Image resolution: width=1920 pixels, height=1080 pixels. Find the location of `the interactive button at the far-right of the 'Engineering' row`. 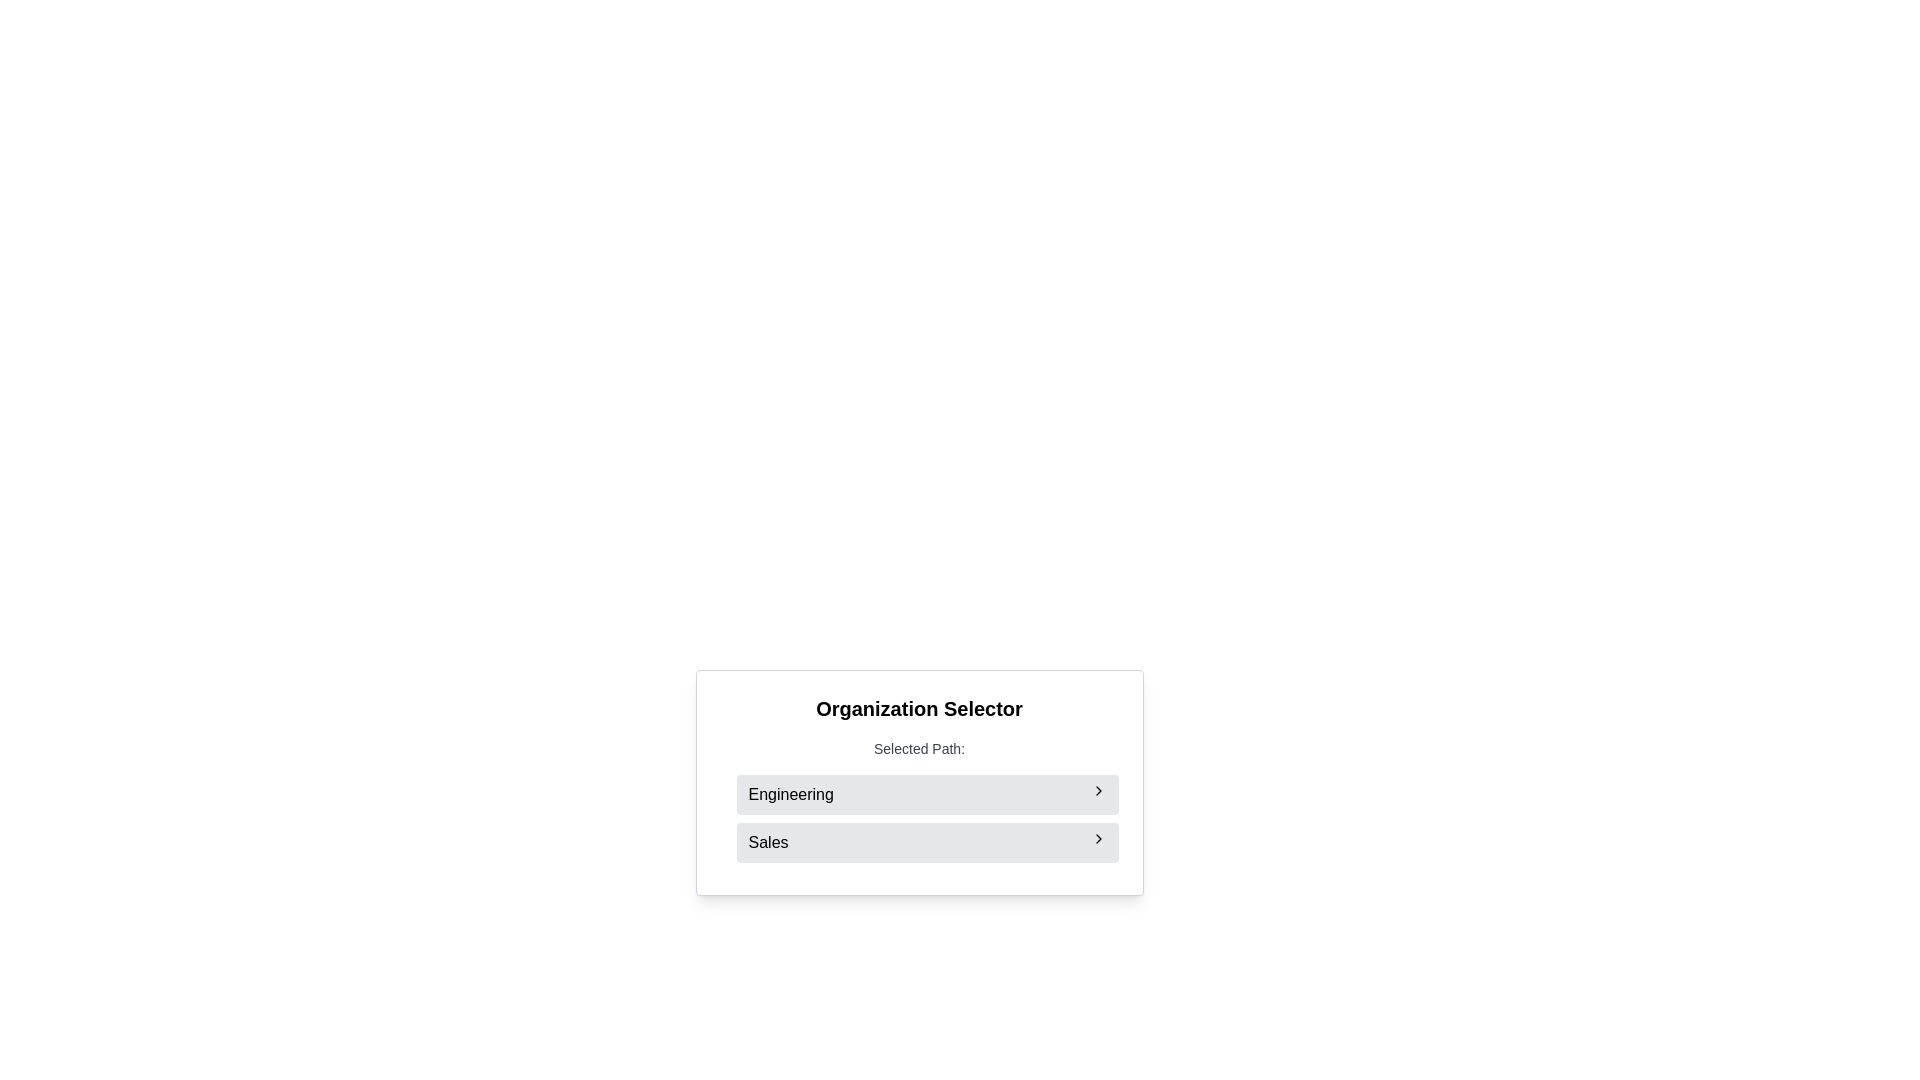

the interactive button at the far-right of the 'Engineering' row is located at coordinates (1097, 789).